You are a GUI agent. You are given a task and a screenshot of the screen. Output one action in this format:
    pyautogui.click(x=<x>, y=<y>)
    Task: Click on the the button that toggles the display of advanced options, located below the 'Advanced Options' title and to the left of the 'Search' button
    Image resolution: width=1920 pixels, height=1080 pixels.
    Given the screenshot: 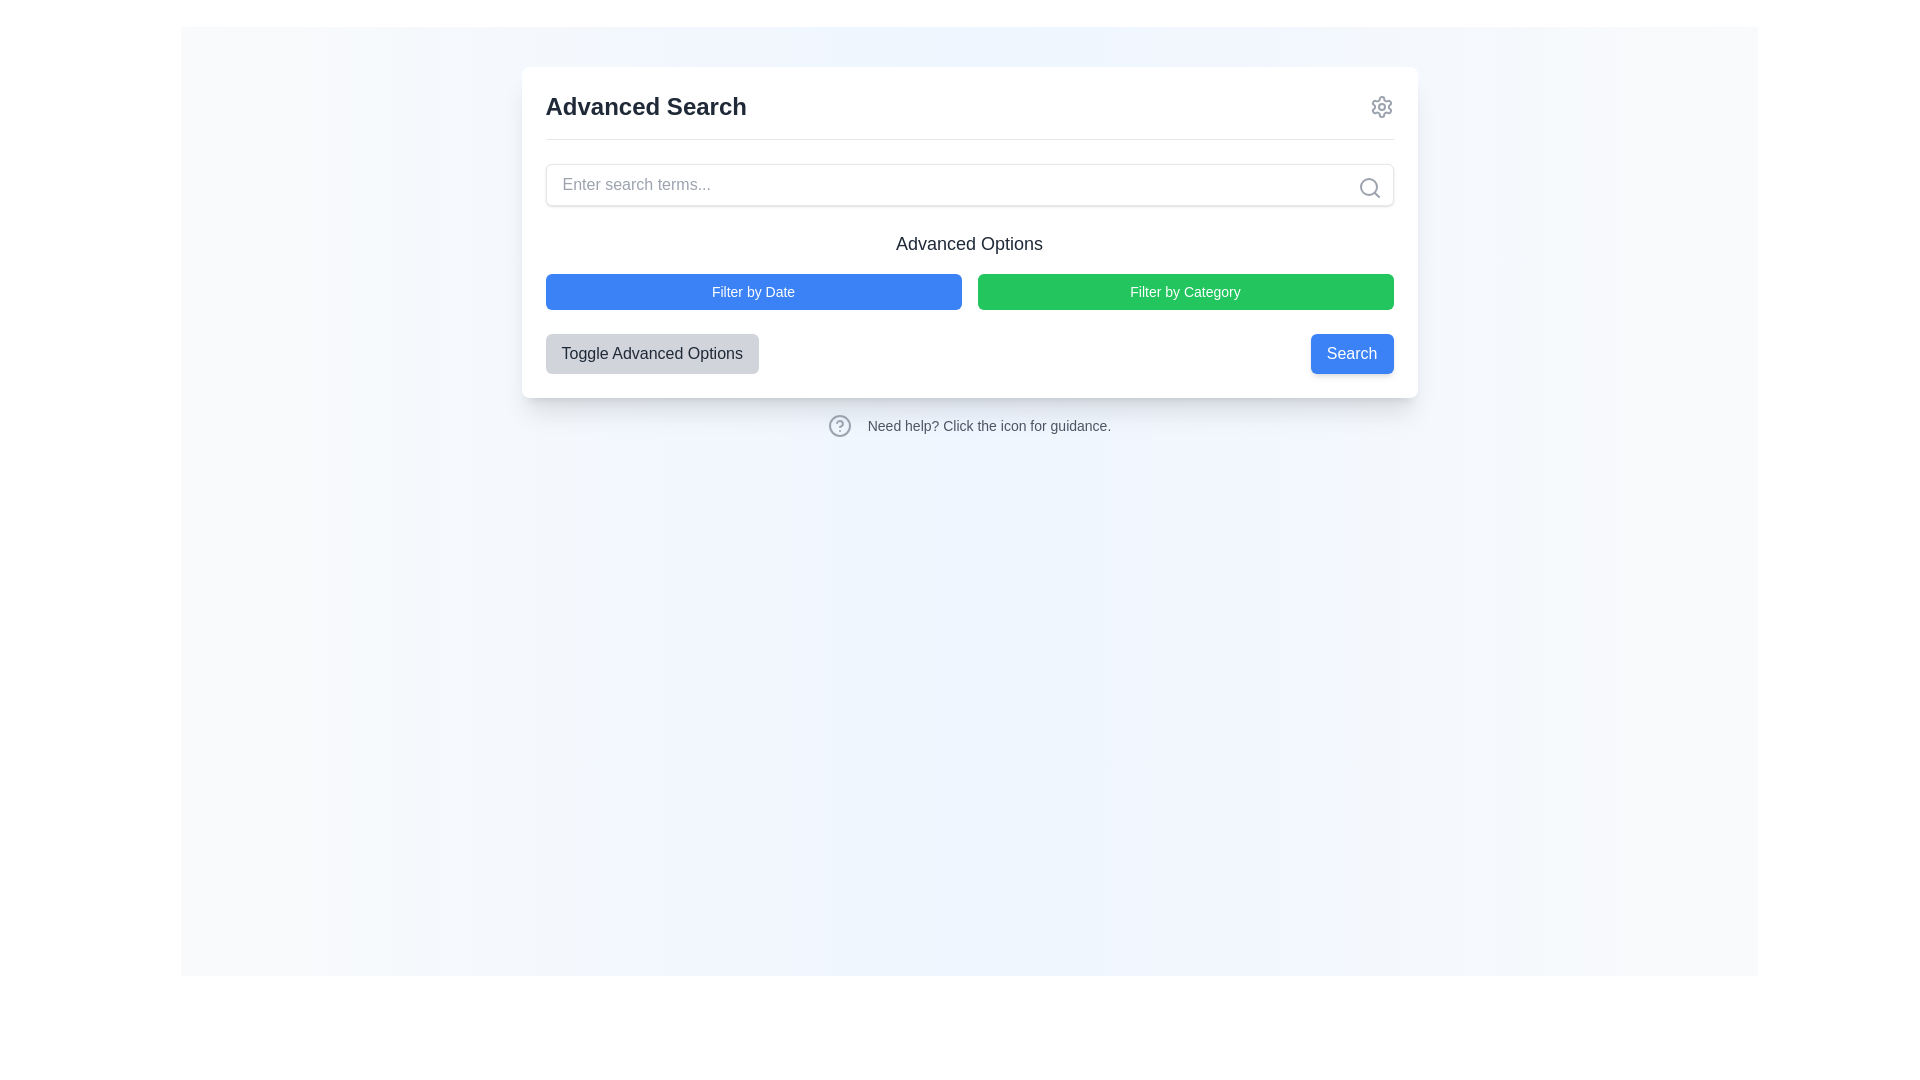 What is the action you would take?
    pyautogui.click(x=652, y=353)
    